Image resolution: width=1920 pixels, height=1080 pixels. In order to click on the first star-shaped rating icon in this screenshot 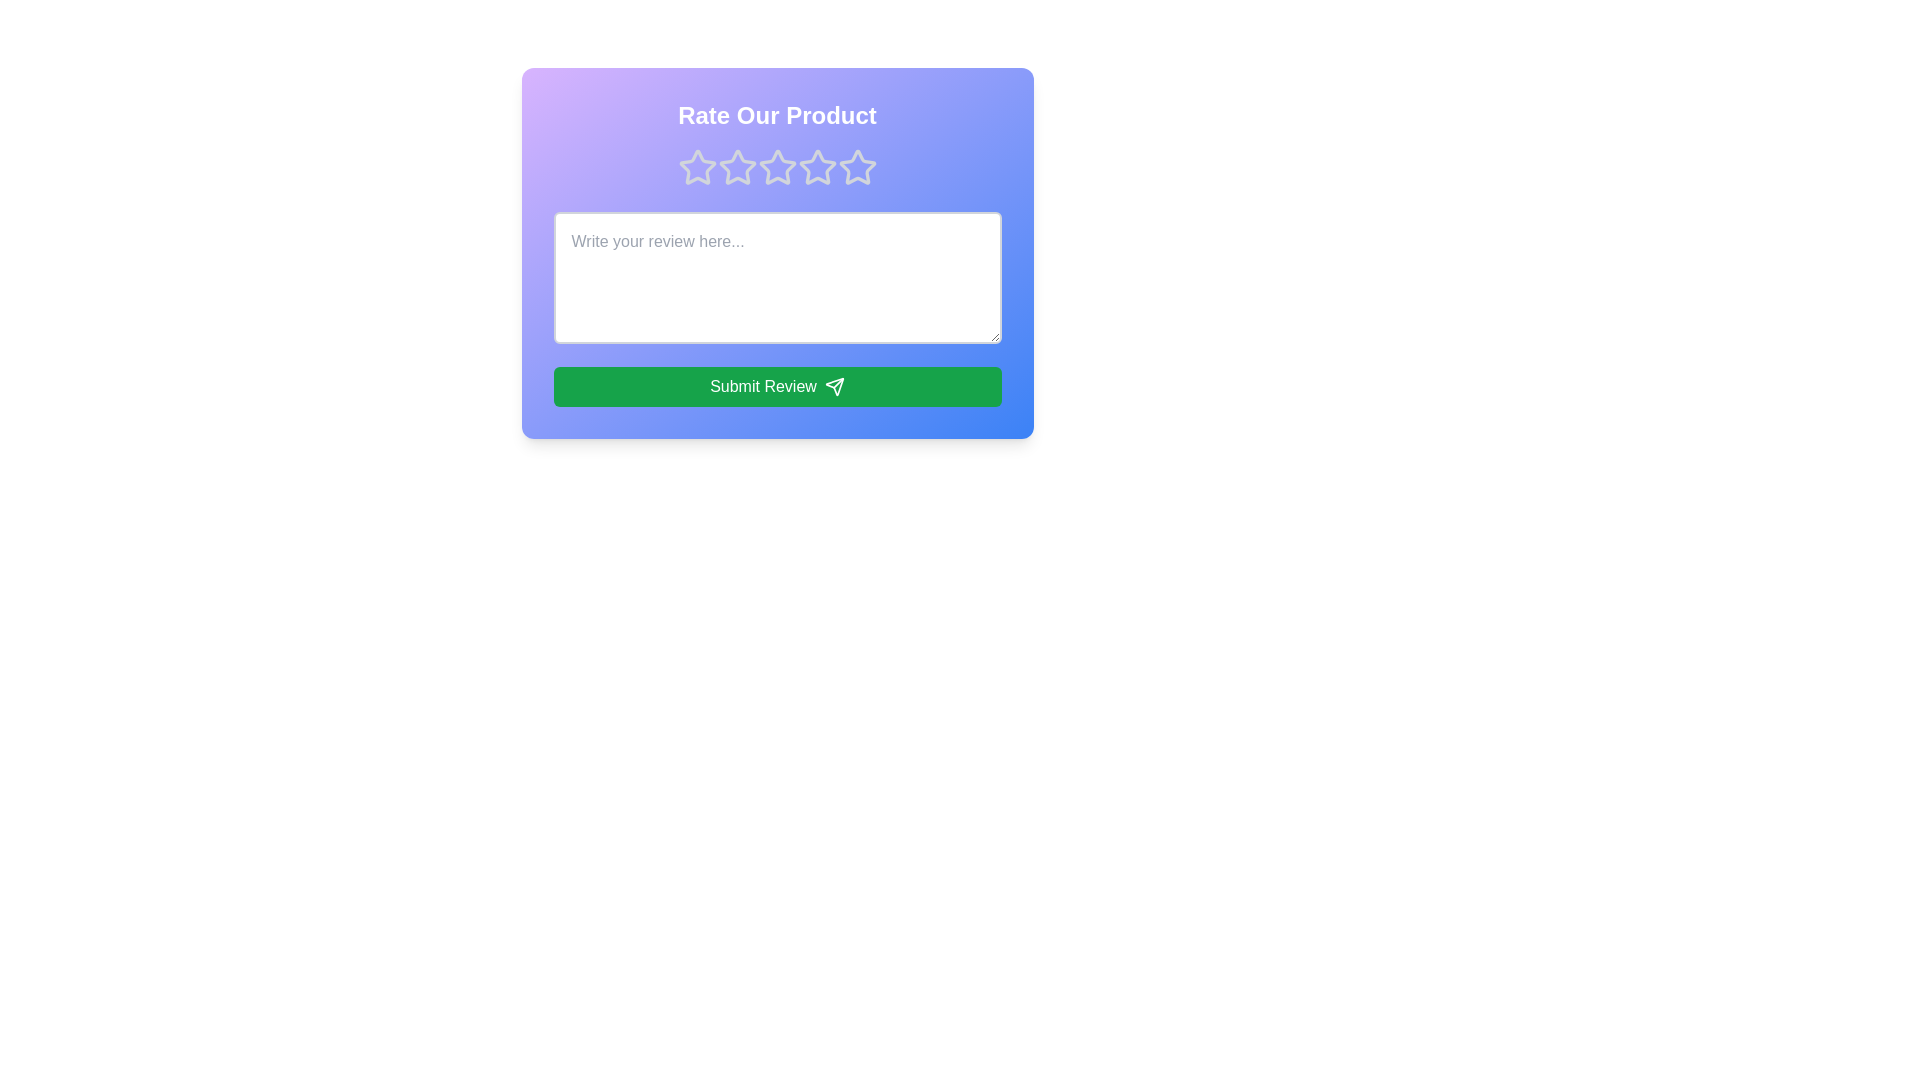, I will do `click(697, 166)`.